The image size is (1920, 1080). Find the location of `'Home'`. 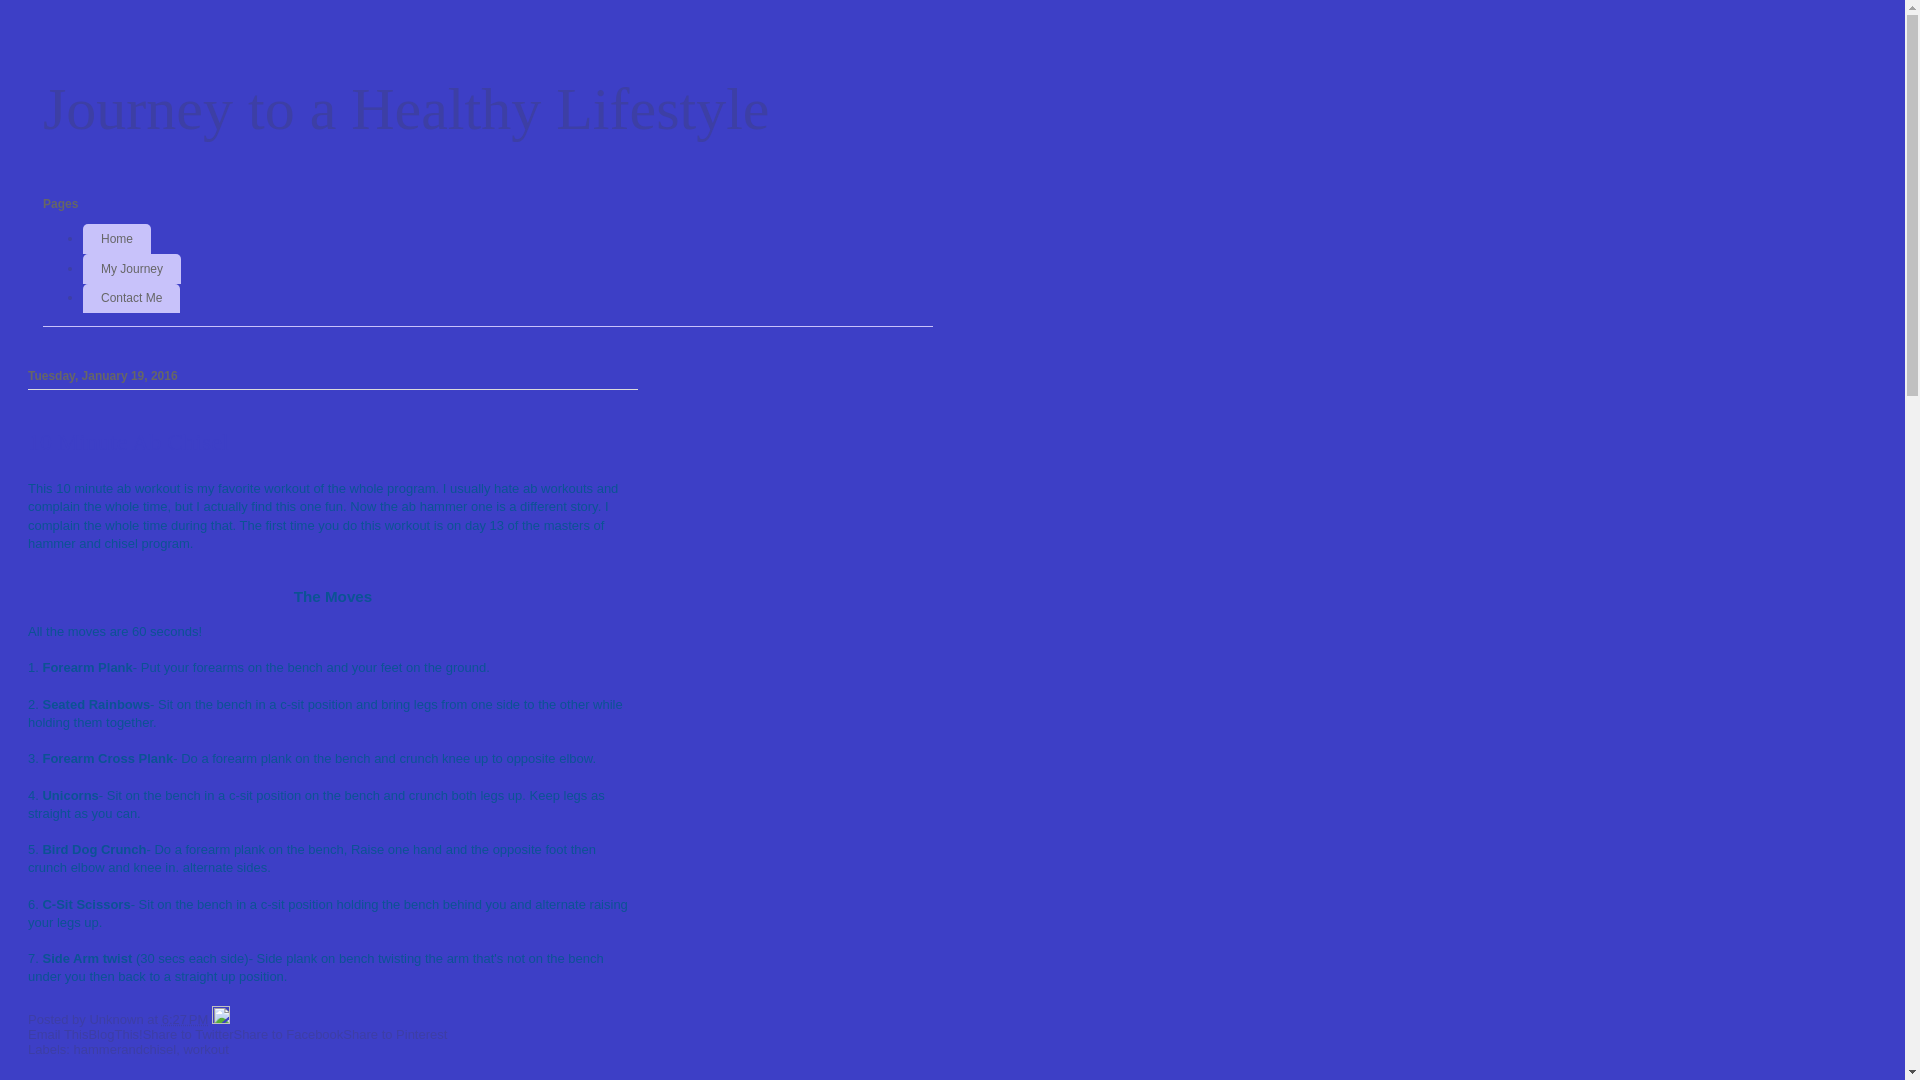

'Home' is located at coordinates (81, 238).